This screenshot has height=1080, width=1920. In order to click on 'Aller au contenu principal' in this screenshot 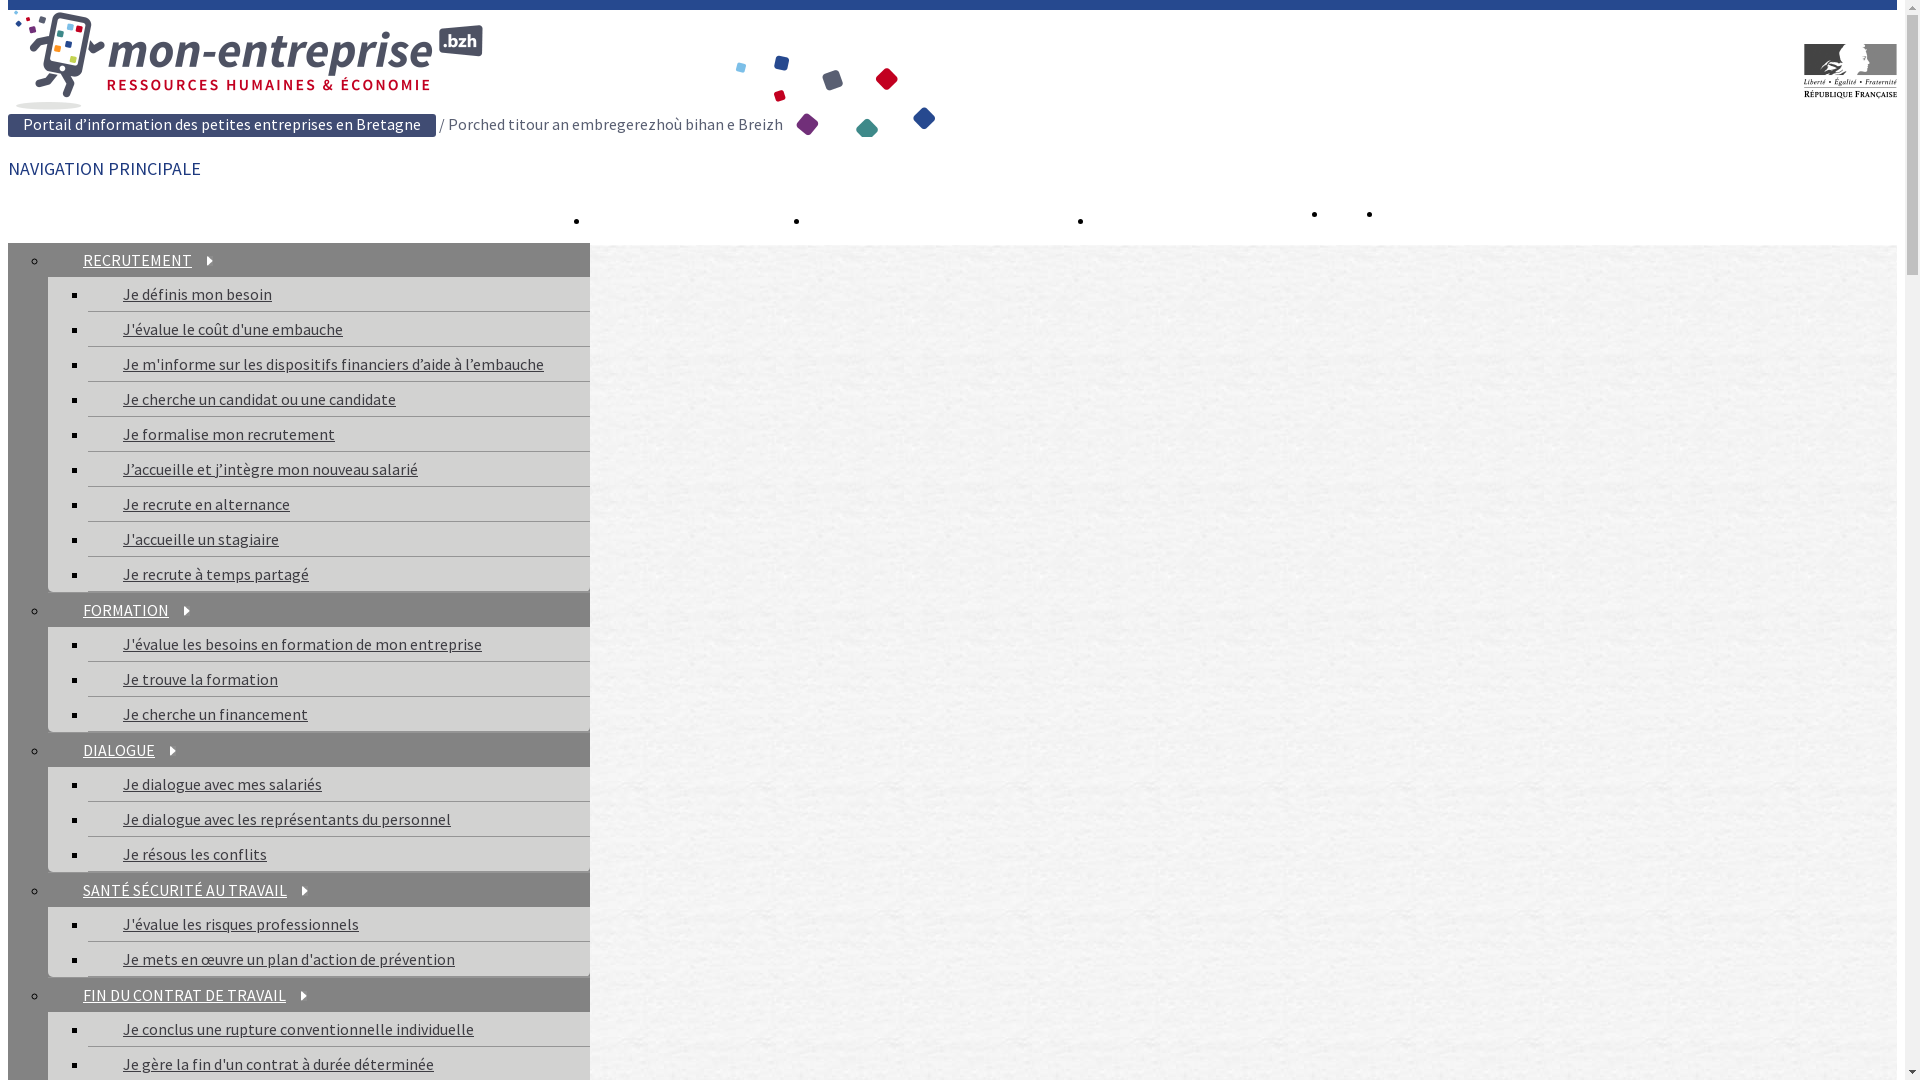, I will do `click(8, 10)`.